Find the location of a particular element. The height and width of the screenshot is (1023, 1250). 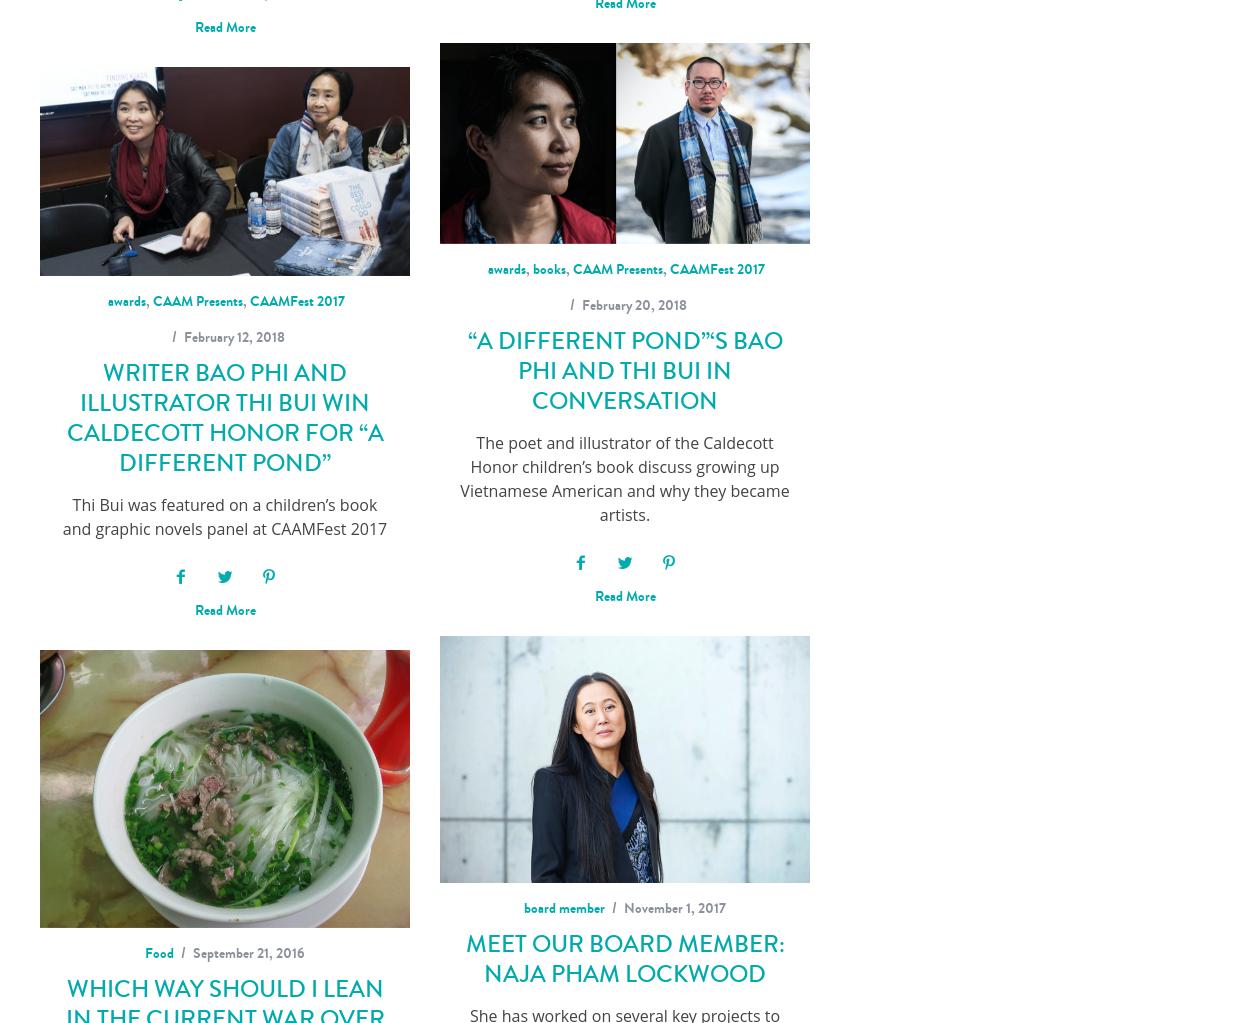

'February 20, 2018' is located at coordinates (634, 303).